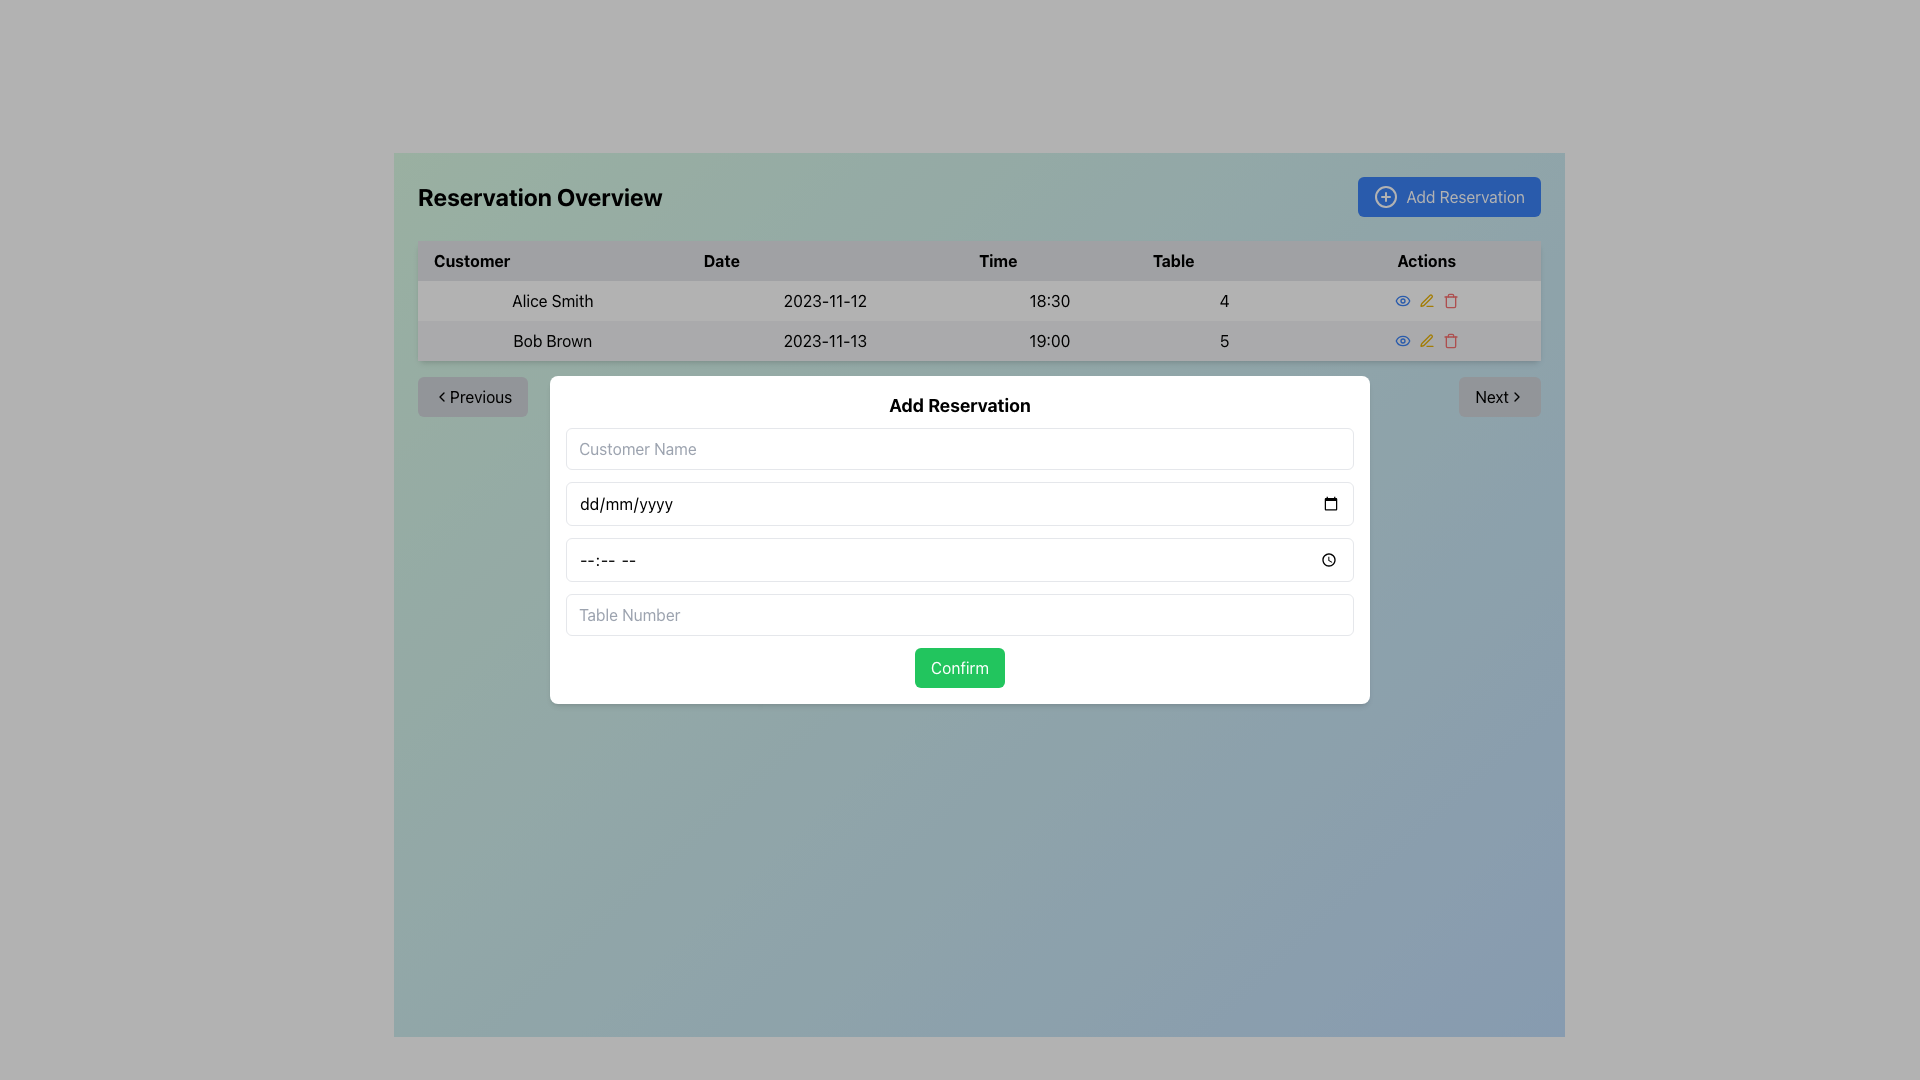  What do you see at coordinates (1049, 300) in the screenshot?
I see `the Text Label displaying '18:30' in bold, black font, which is part of the reservation details row aligned with 'Alice Smith' and '2023-11-12'` at bounding box center [1049, 300].